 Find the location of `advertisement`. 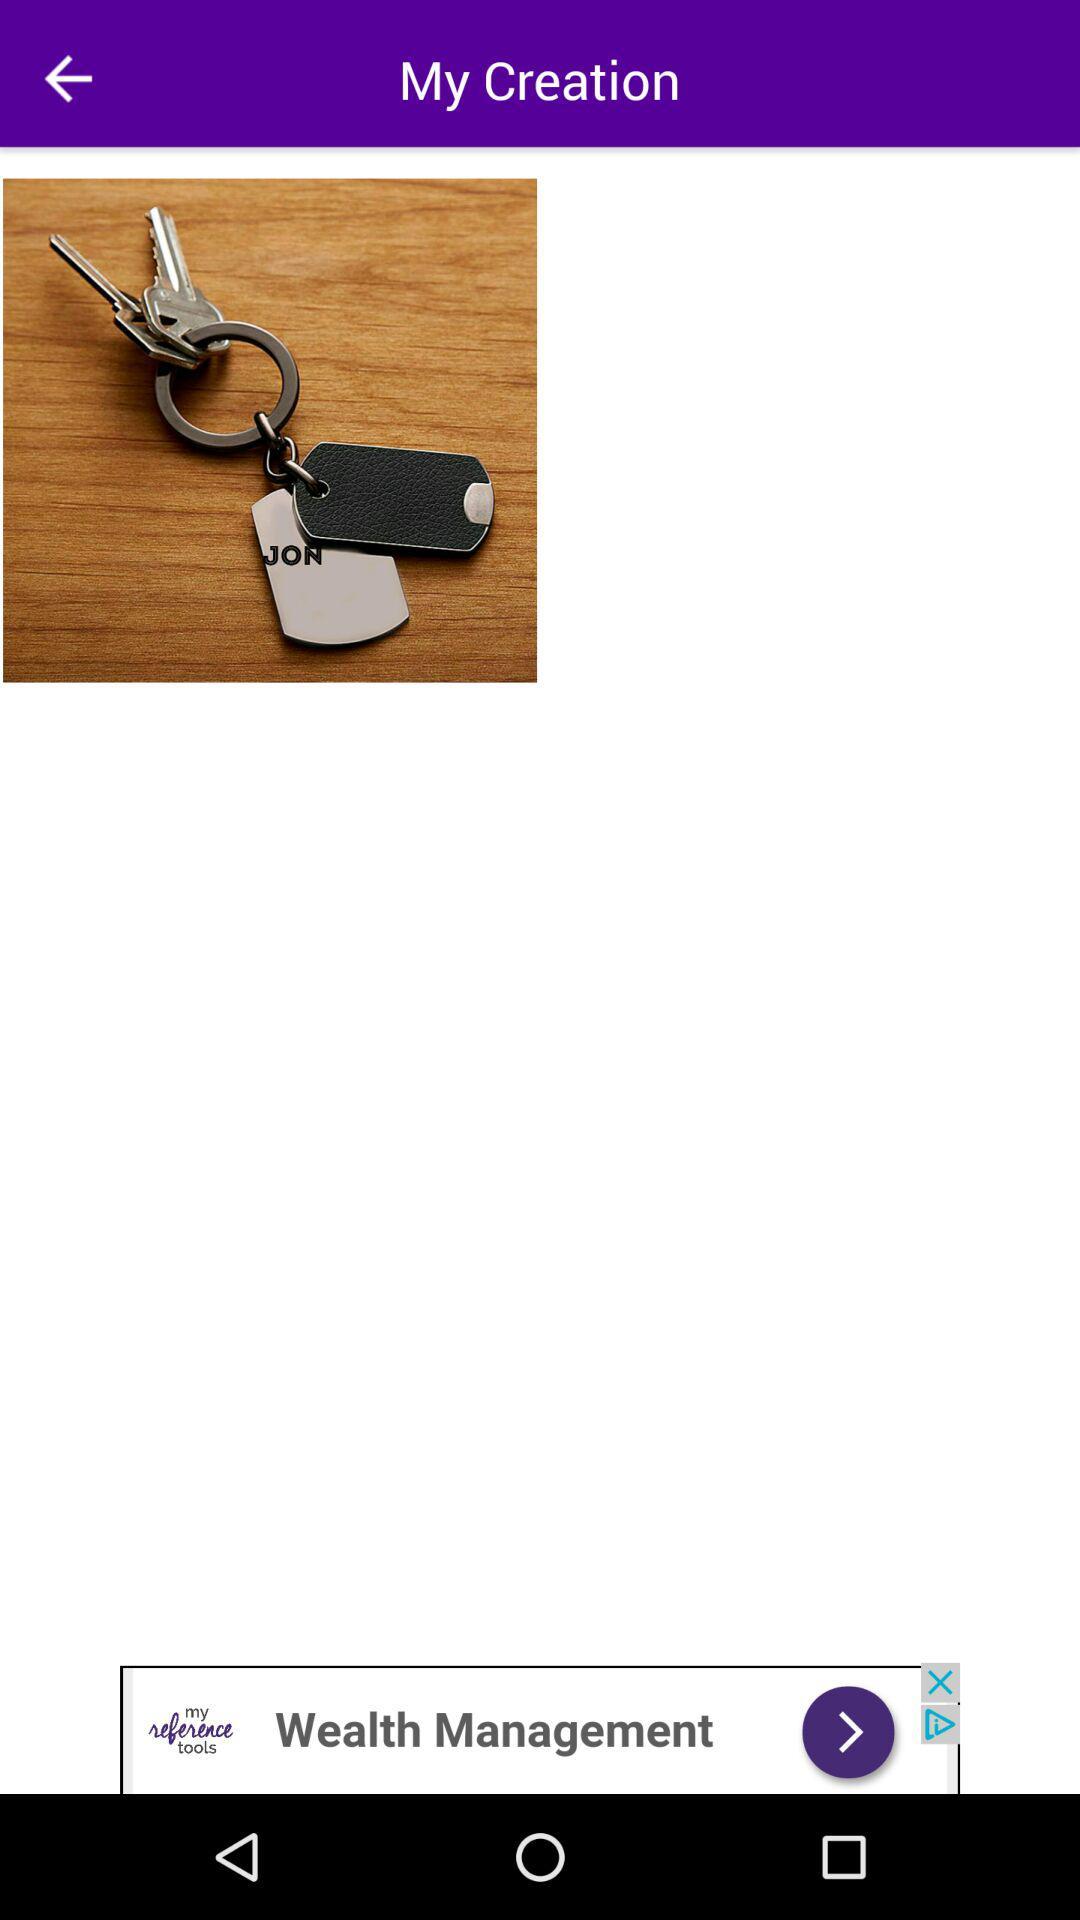

advertisement is located at coordinates (540, 1727).